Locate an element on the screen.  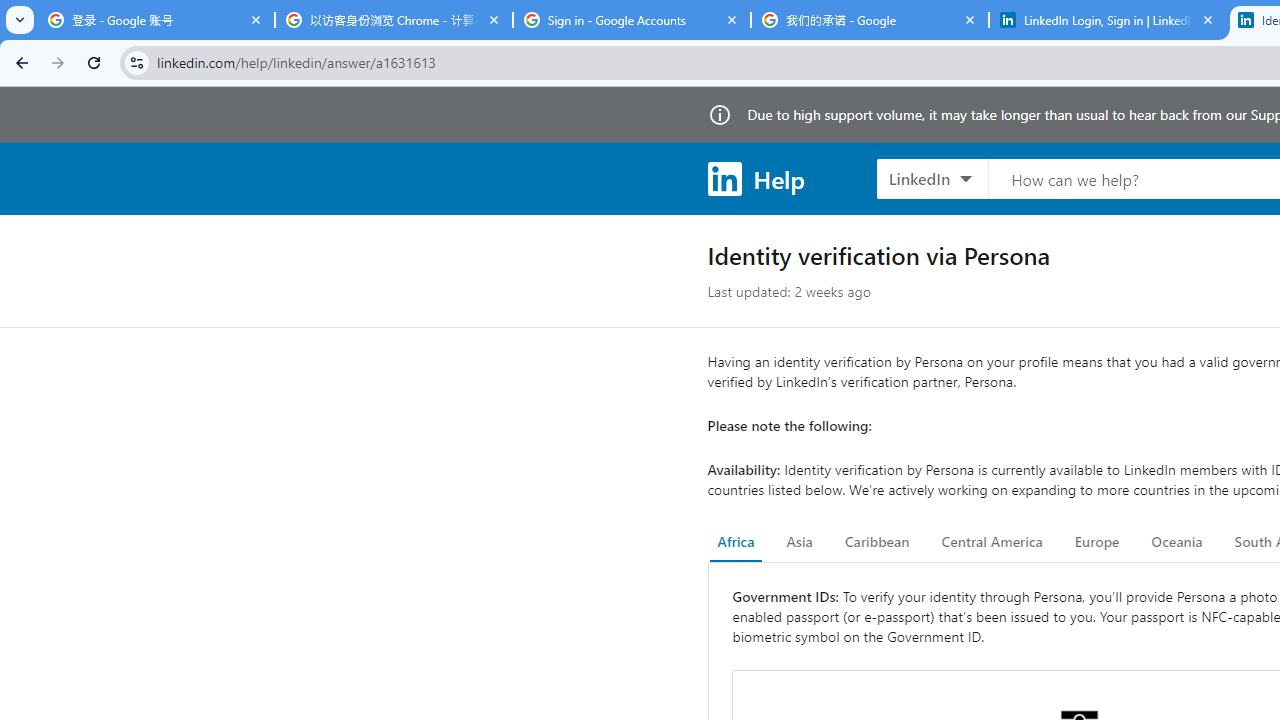
'Asia' is located at coordinates (798, 542).